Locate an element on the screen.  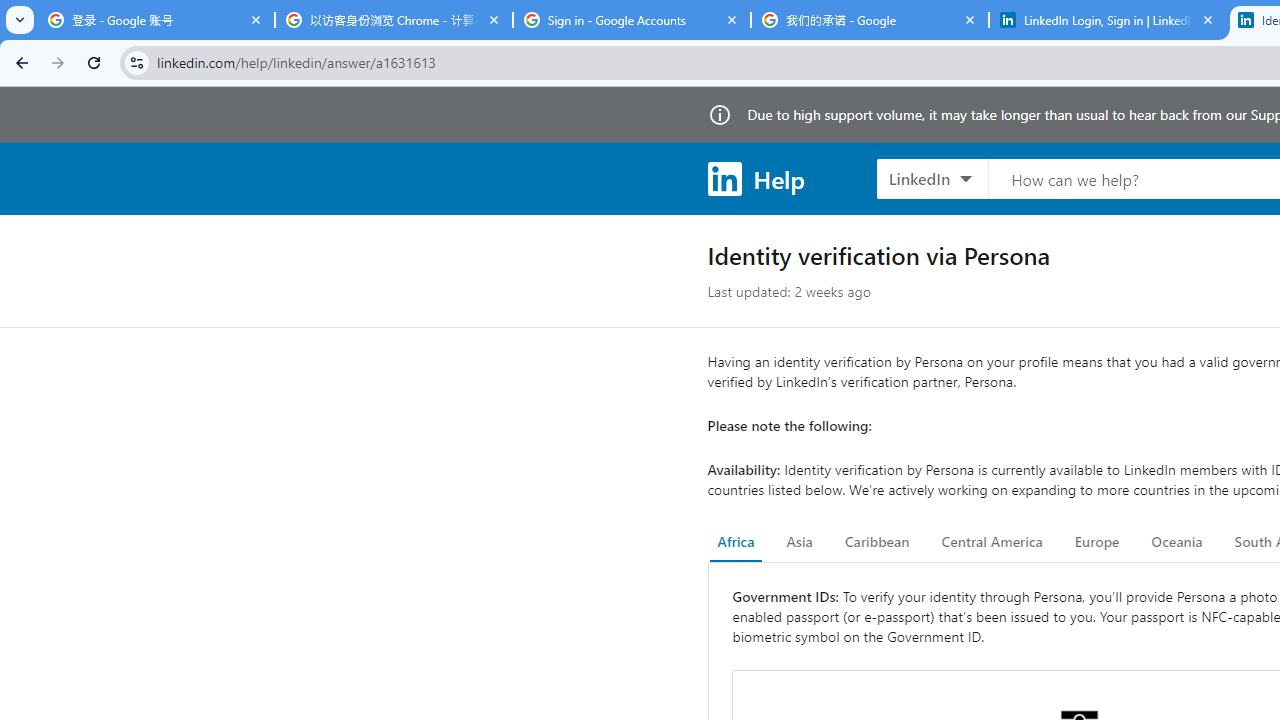
'Asia' is located at coordinates (798, 542).